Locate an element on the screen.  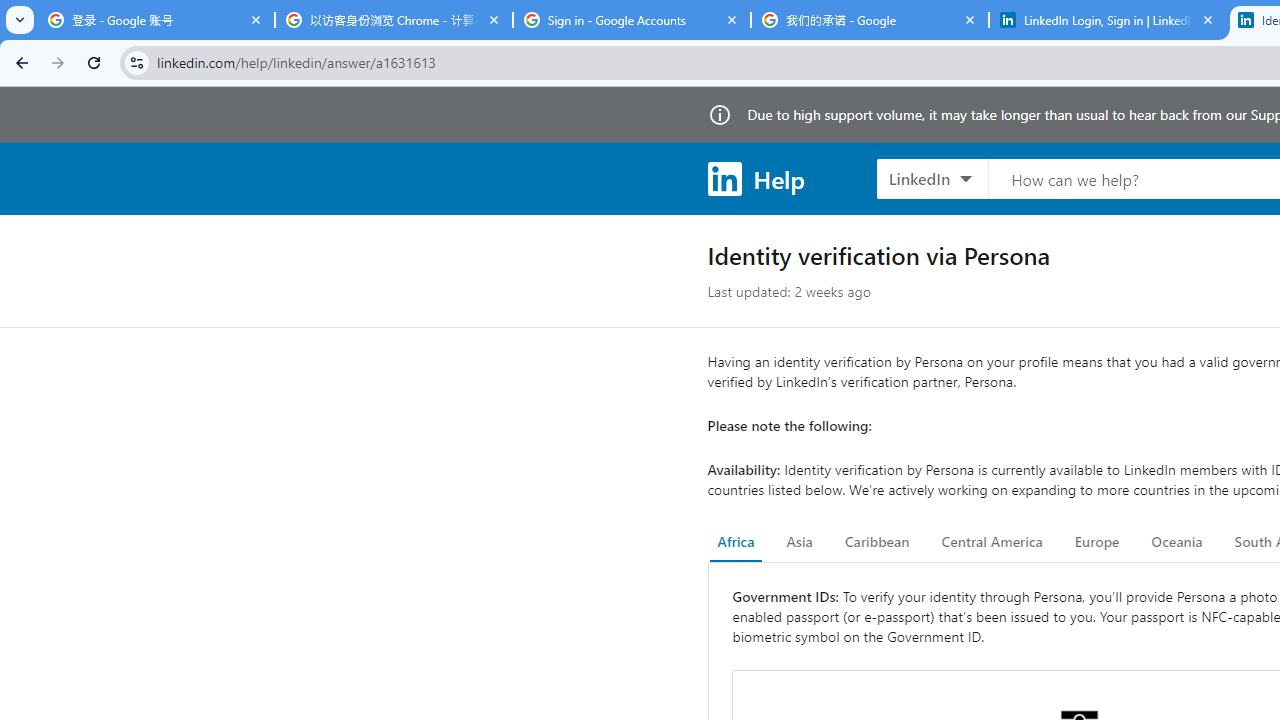
'Asia' is located at coordinates (798, 542).